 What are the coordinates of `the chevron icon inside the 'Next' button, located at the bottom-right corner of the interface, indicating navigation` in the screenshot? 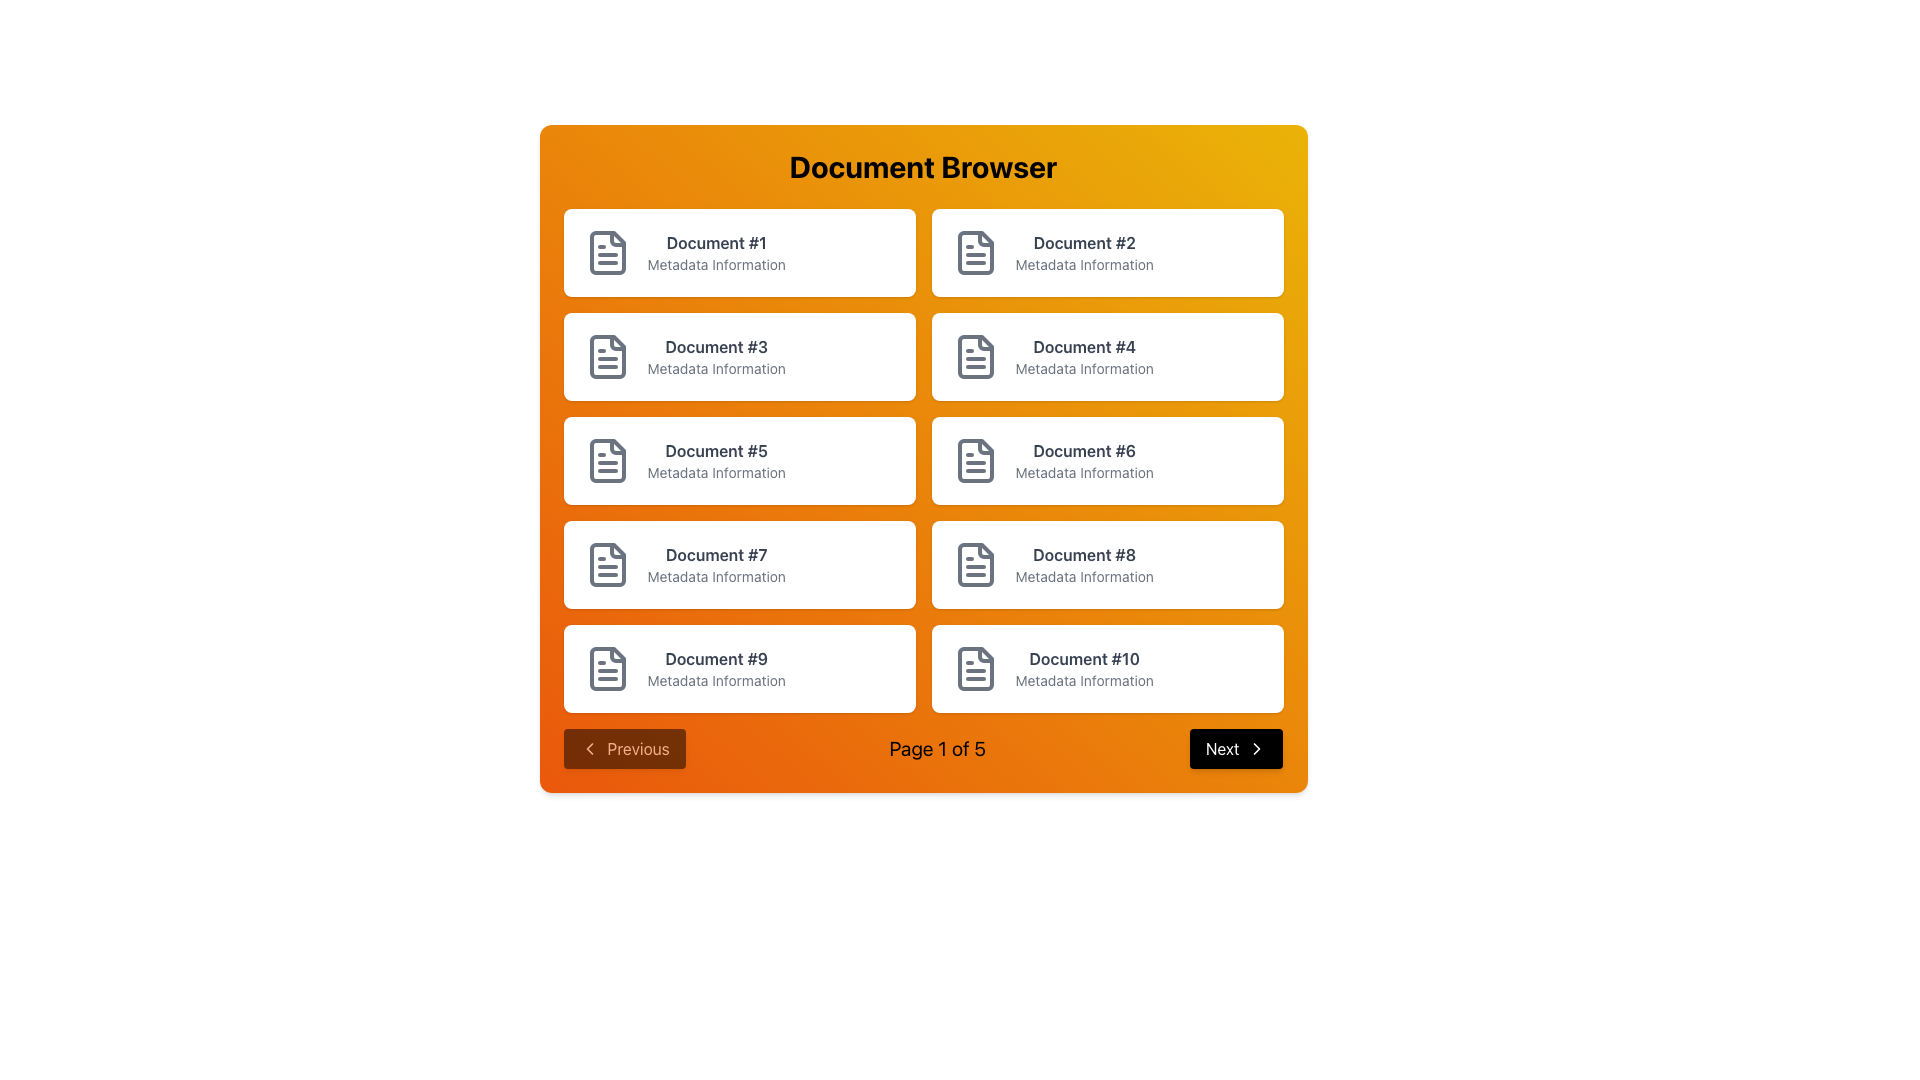 It's located at (1256, 748).